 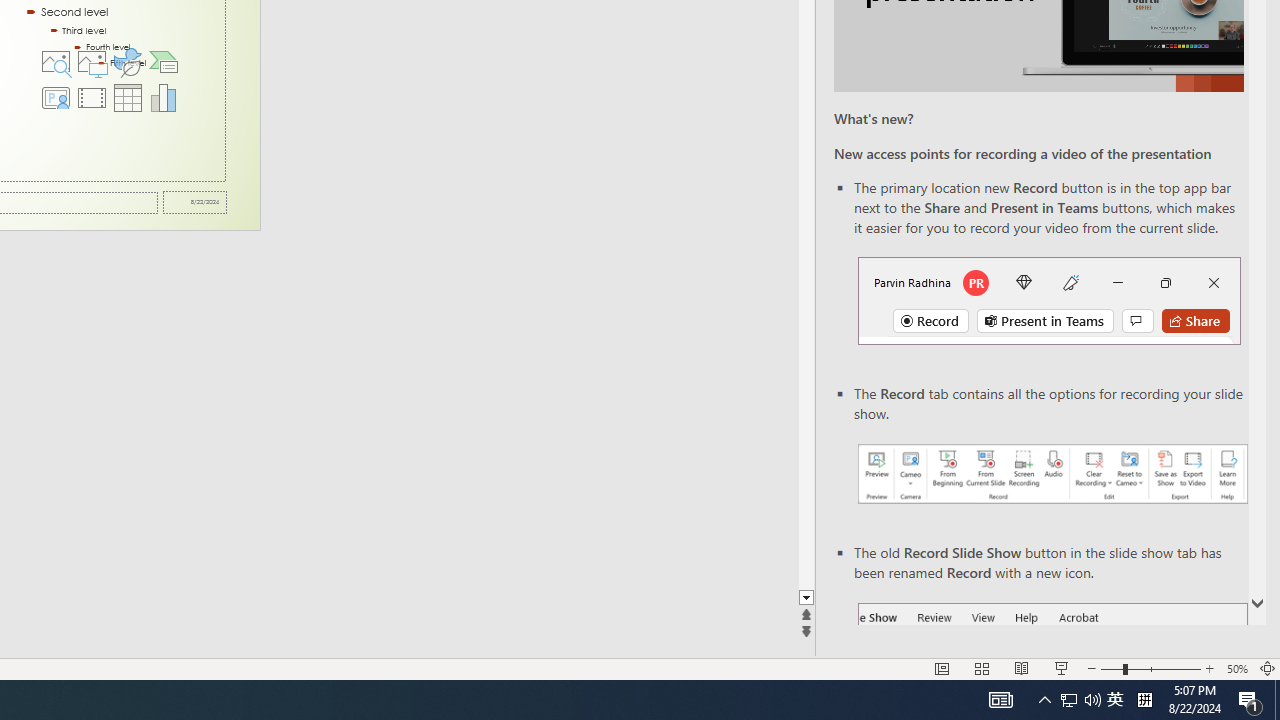 I want to click on 'Record button in top bar', so click(x=1048, y=300).